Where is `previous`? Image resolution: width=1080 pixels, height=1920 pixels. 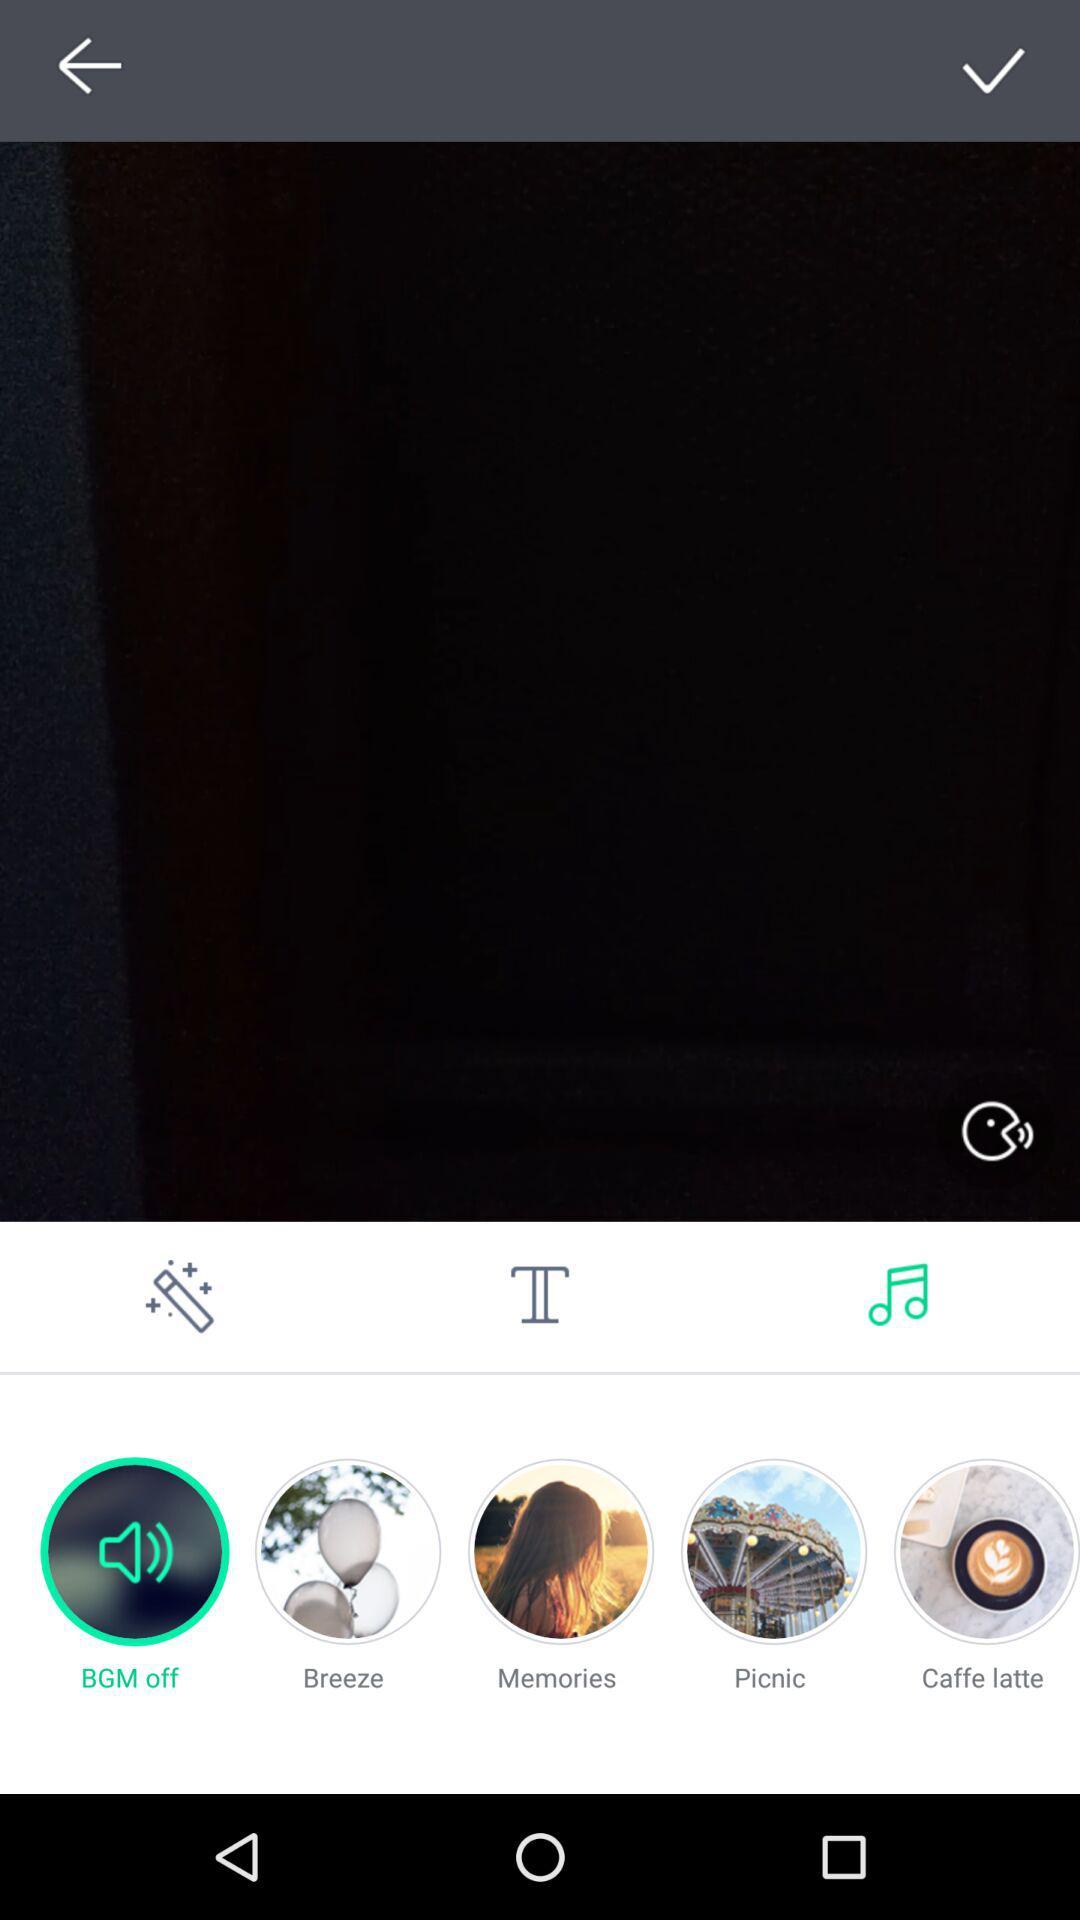
previous is located at coordinates (83, 70).